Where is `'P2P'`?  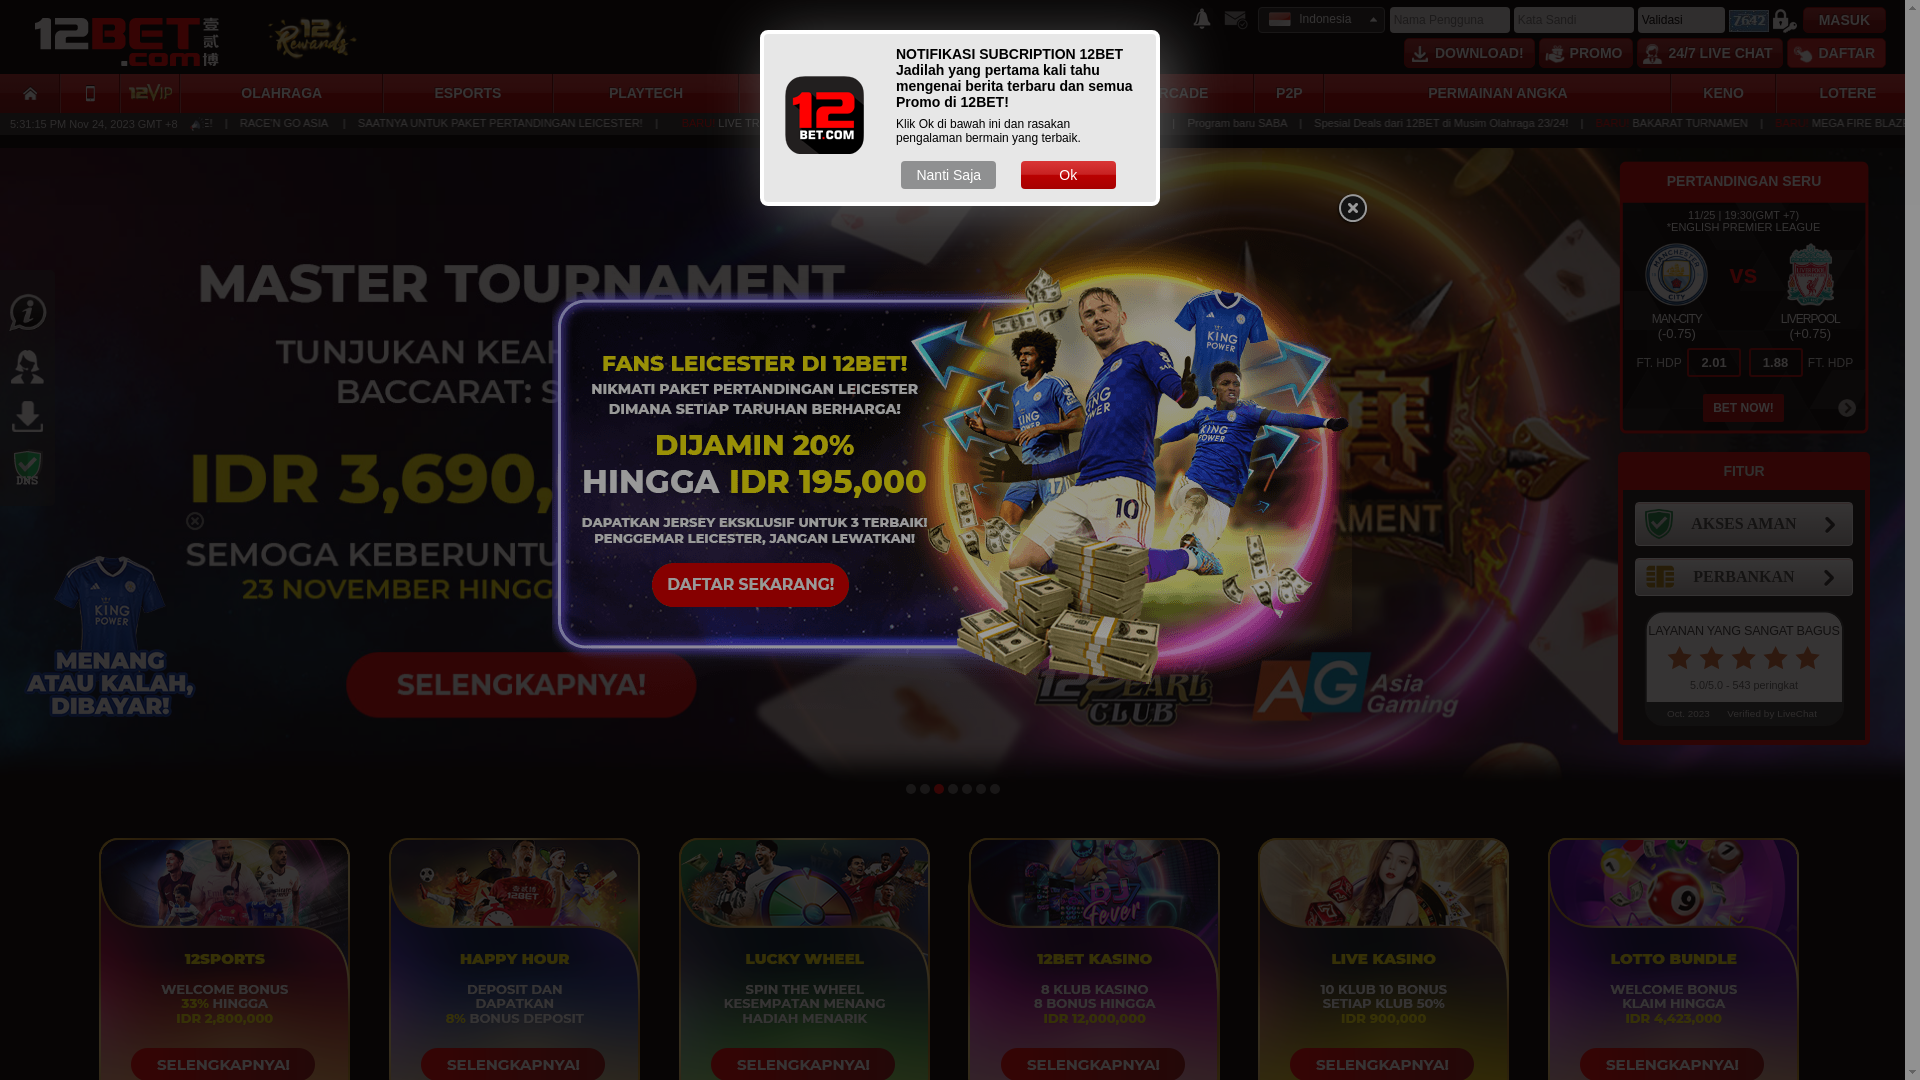 'P2P' is located at coordinates (1289, 93).